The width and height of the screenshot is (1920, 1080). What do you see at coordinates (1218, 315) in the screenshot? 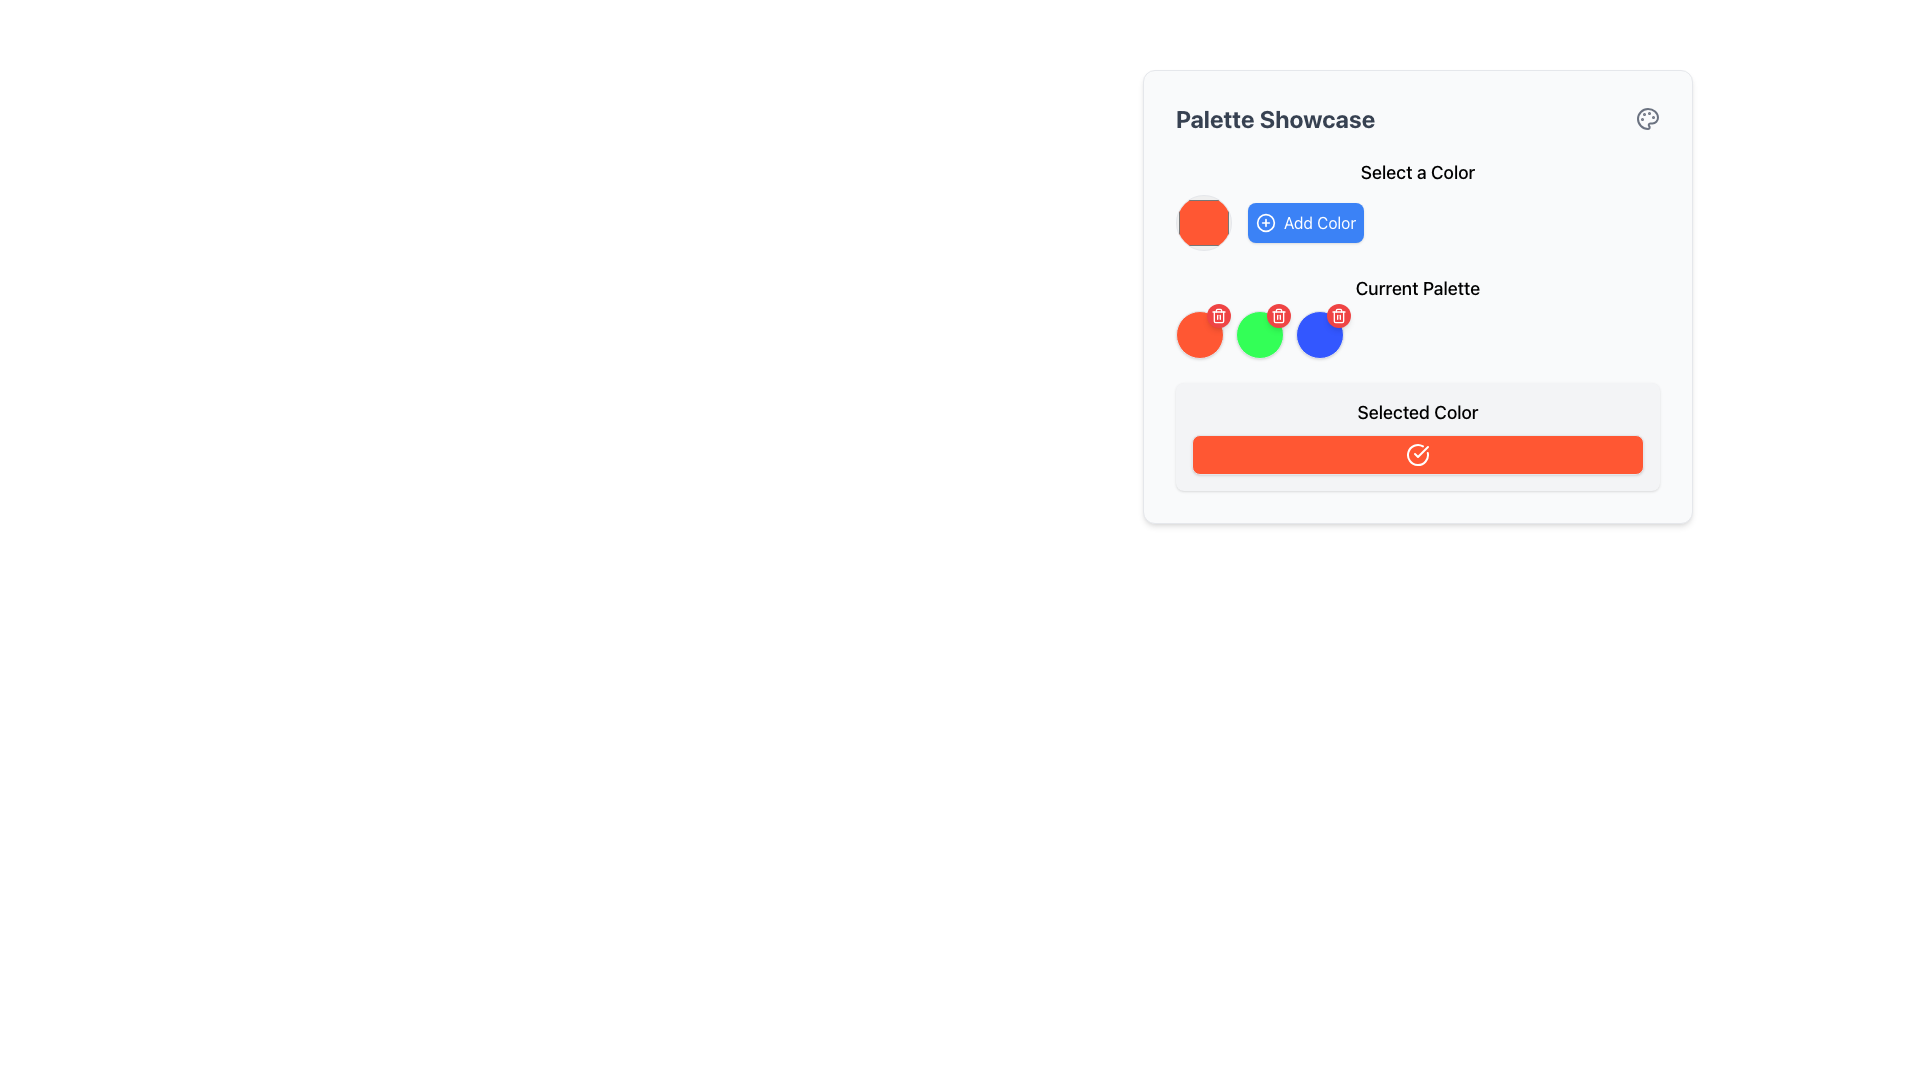
I see `the small circular red button with a white trash can icon in the top-right corner of the 'Current Palette' section of the 'Palette Showcase' interface` at bounding box center [1218, 315].